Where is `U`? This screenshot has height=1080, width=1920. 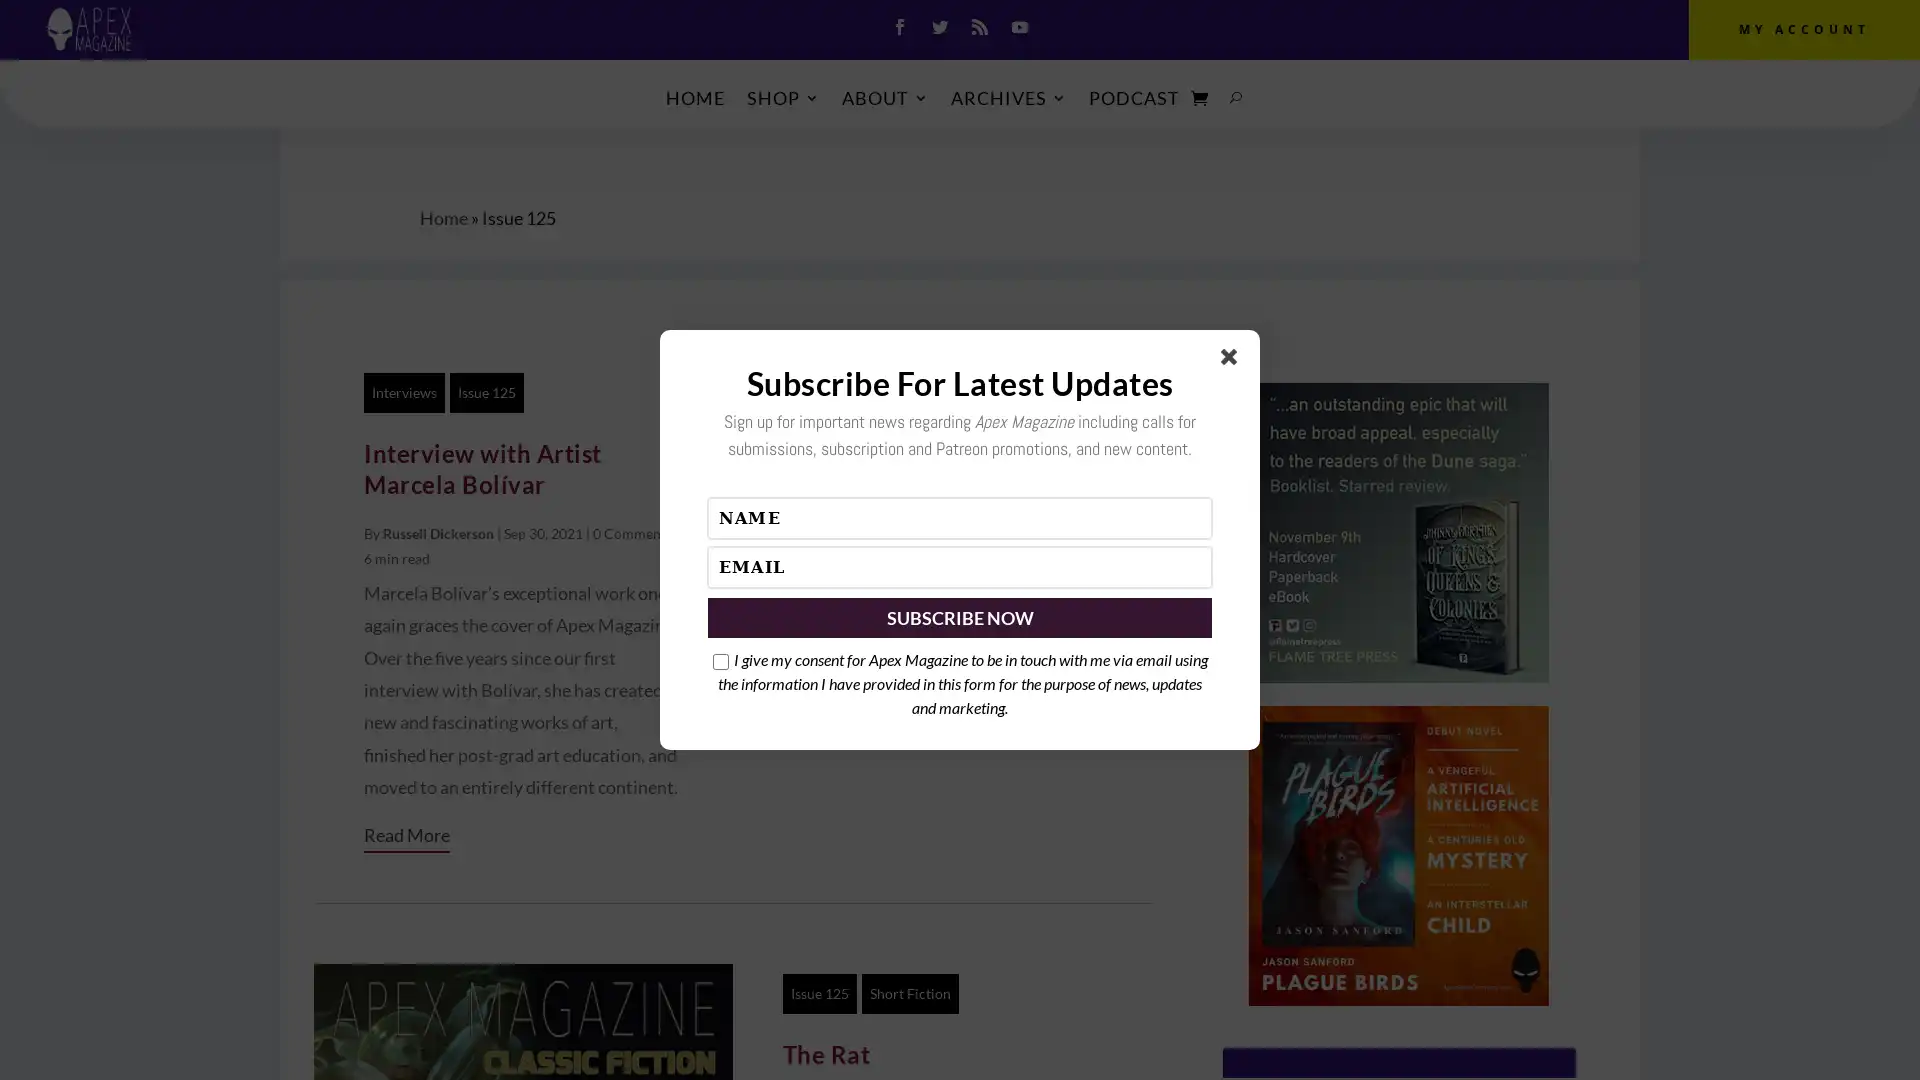 U is located at coordinates (1235, 97).